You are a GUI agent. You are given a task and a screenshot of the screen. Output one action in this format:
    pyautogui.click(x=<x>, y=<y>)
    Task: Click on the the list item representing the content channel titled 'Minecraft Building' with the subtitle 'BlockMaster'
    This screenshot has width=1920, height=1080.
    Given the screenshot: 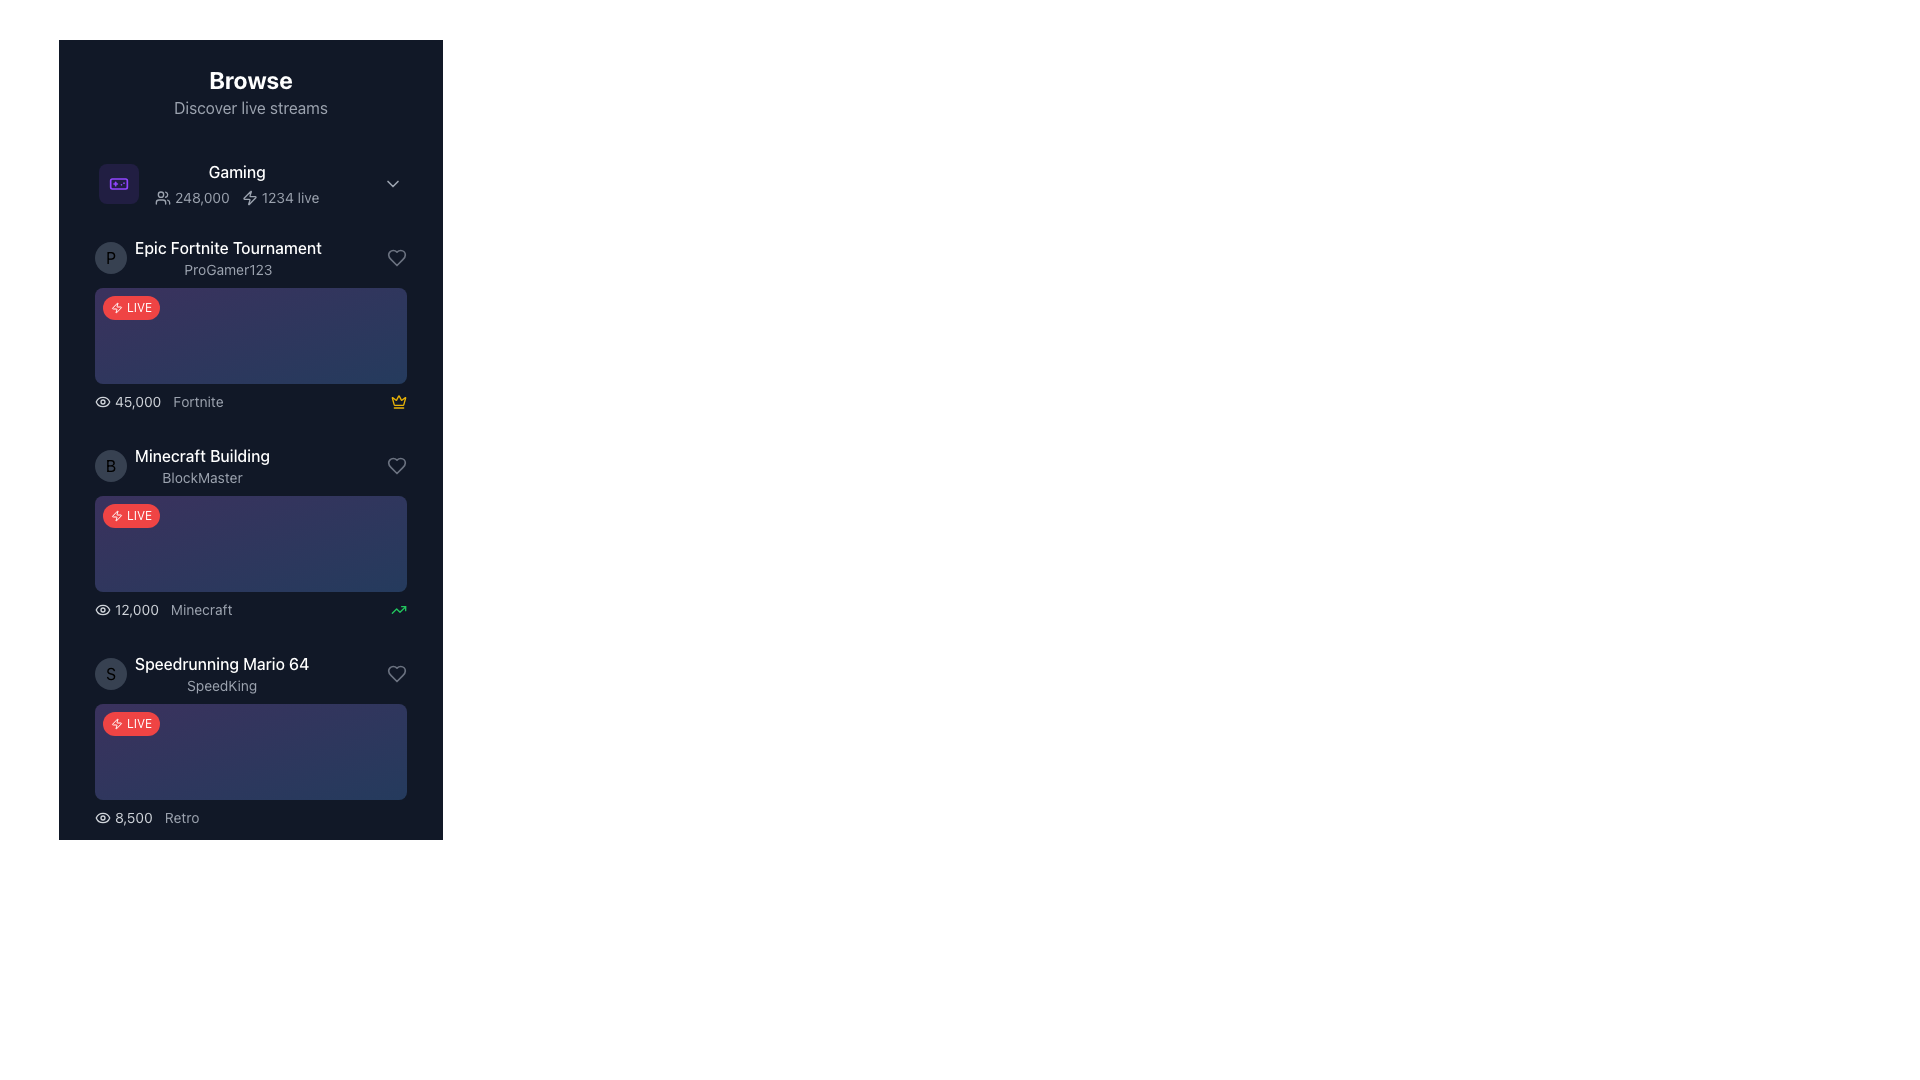 What is the action you would take?
    pyautogui.click(x=249, y=466)
    